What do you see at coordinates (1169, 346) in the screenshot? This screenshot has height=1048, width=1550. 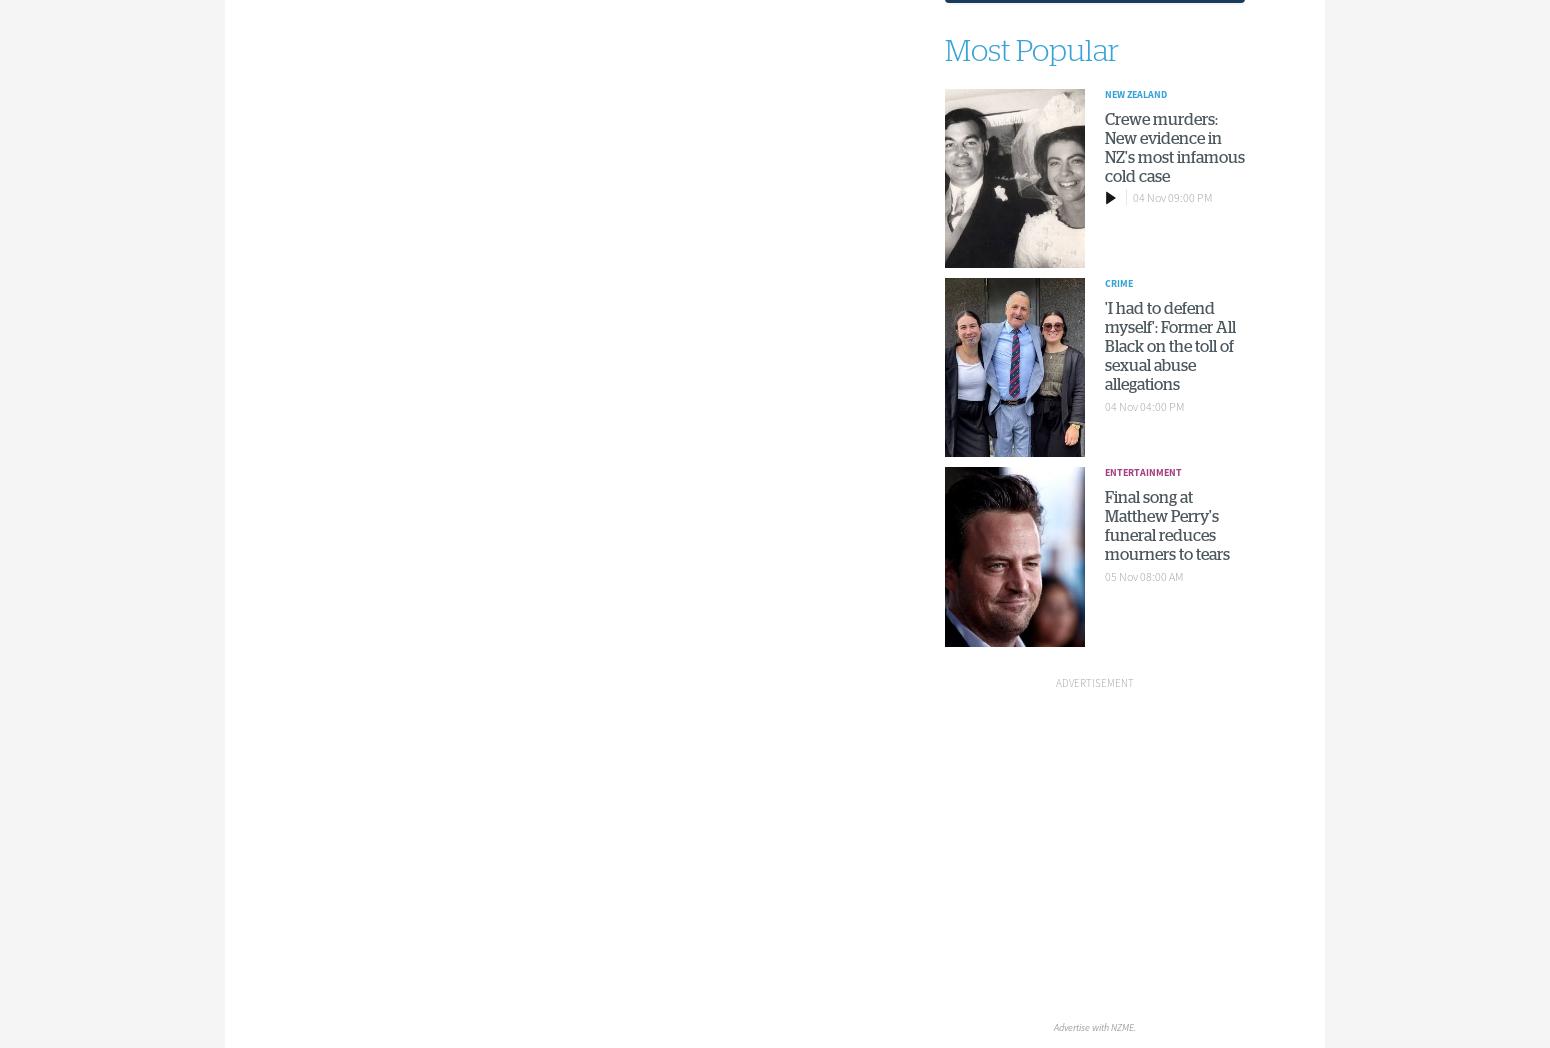 I see `''I had to defend myself': Former All Black on the toll of sexual abuse allegations'` at bounding box center [1169, 346].